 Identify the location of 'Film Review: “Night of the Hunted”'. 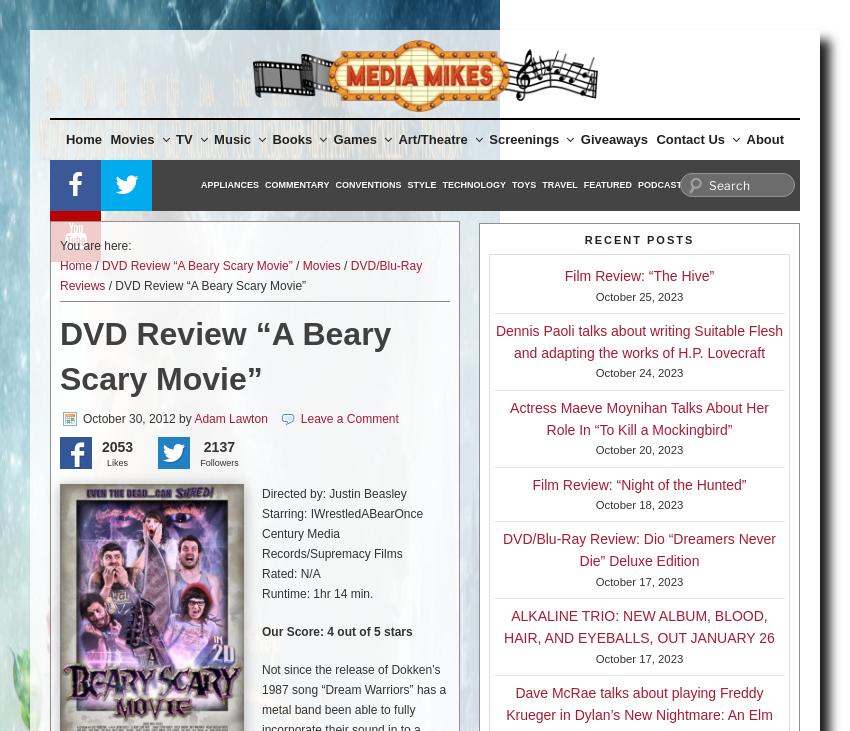
(639, 483).